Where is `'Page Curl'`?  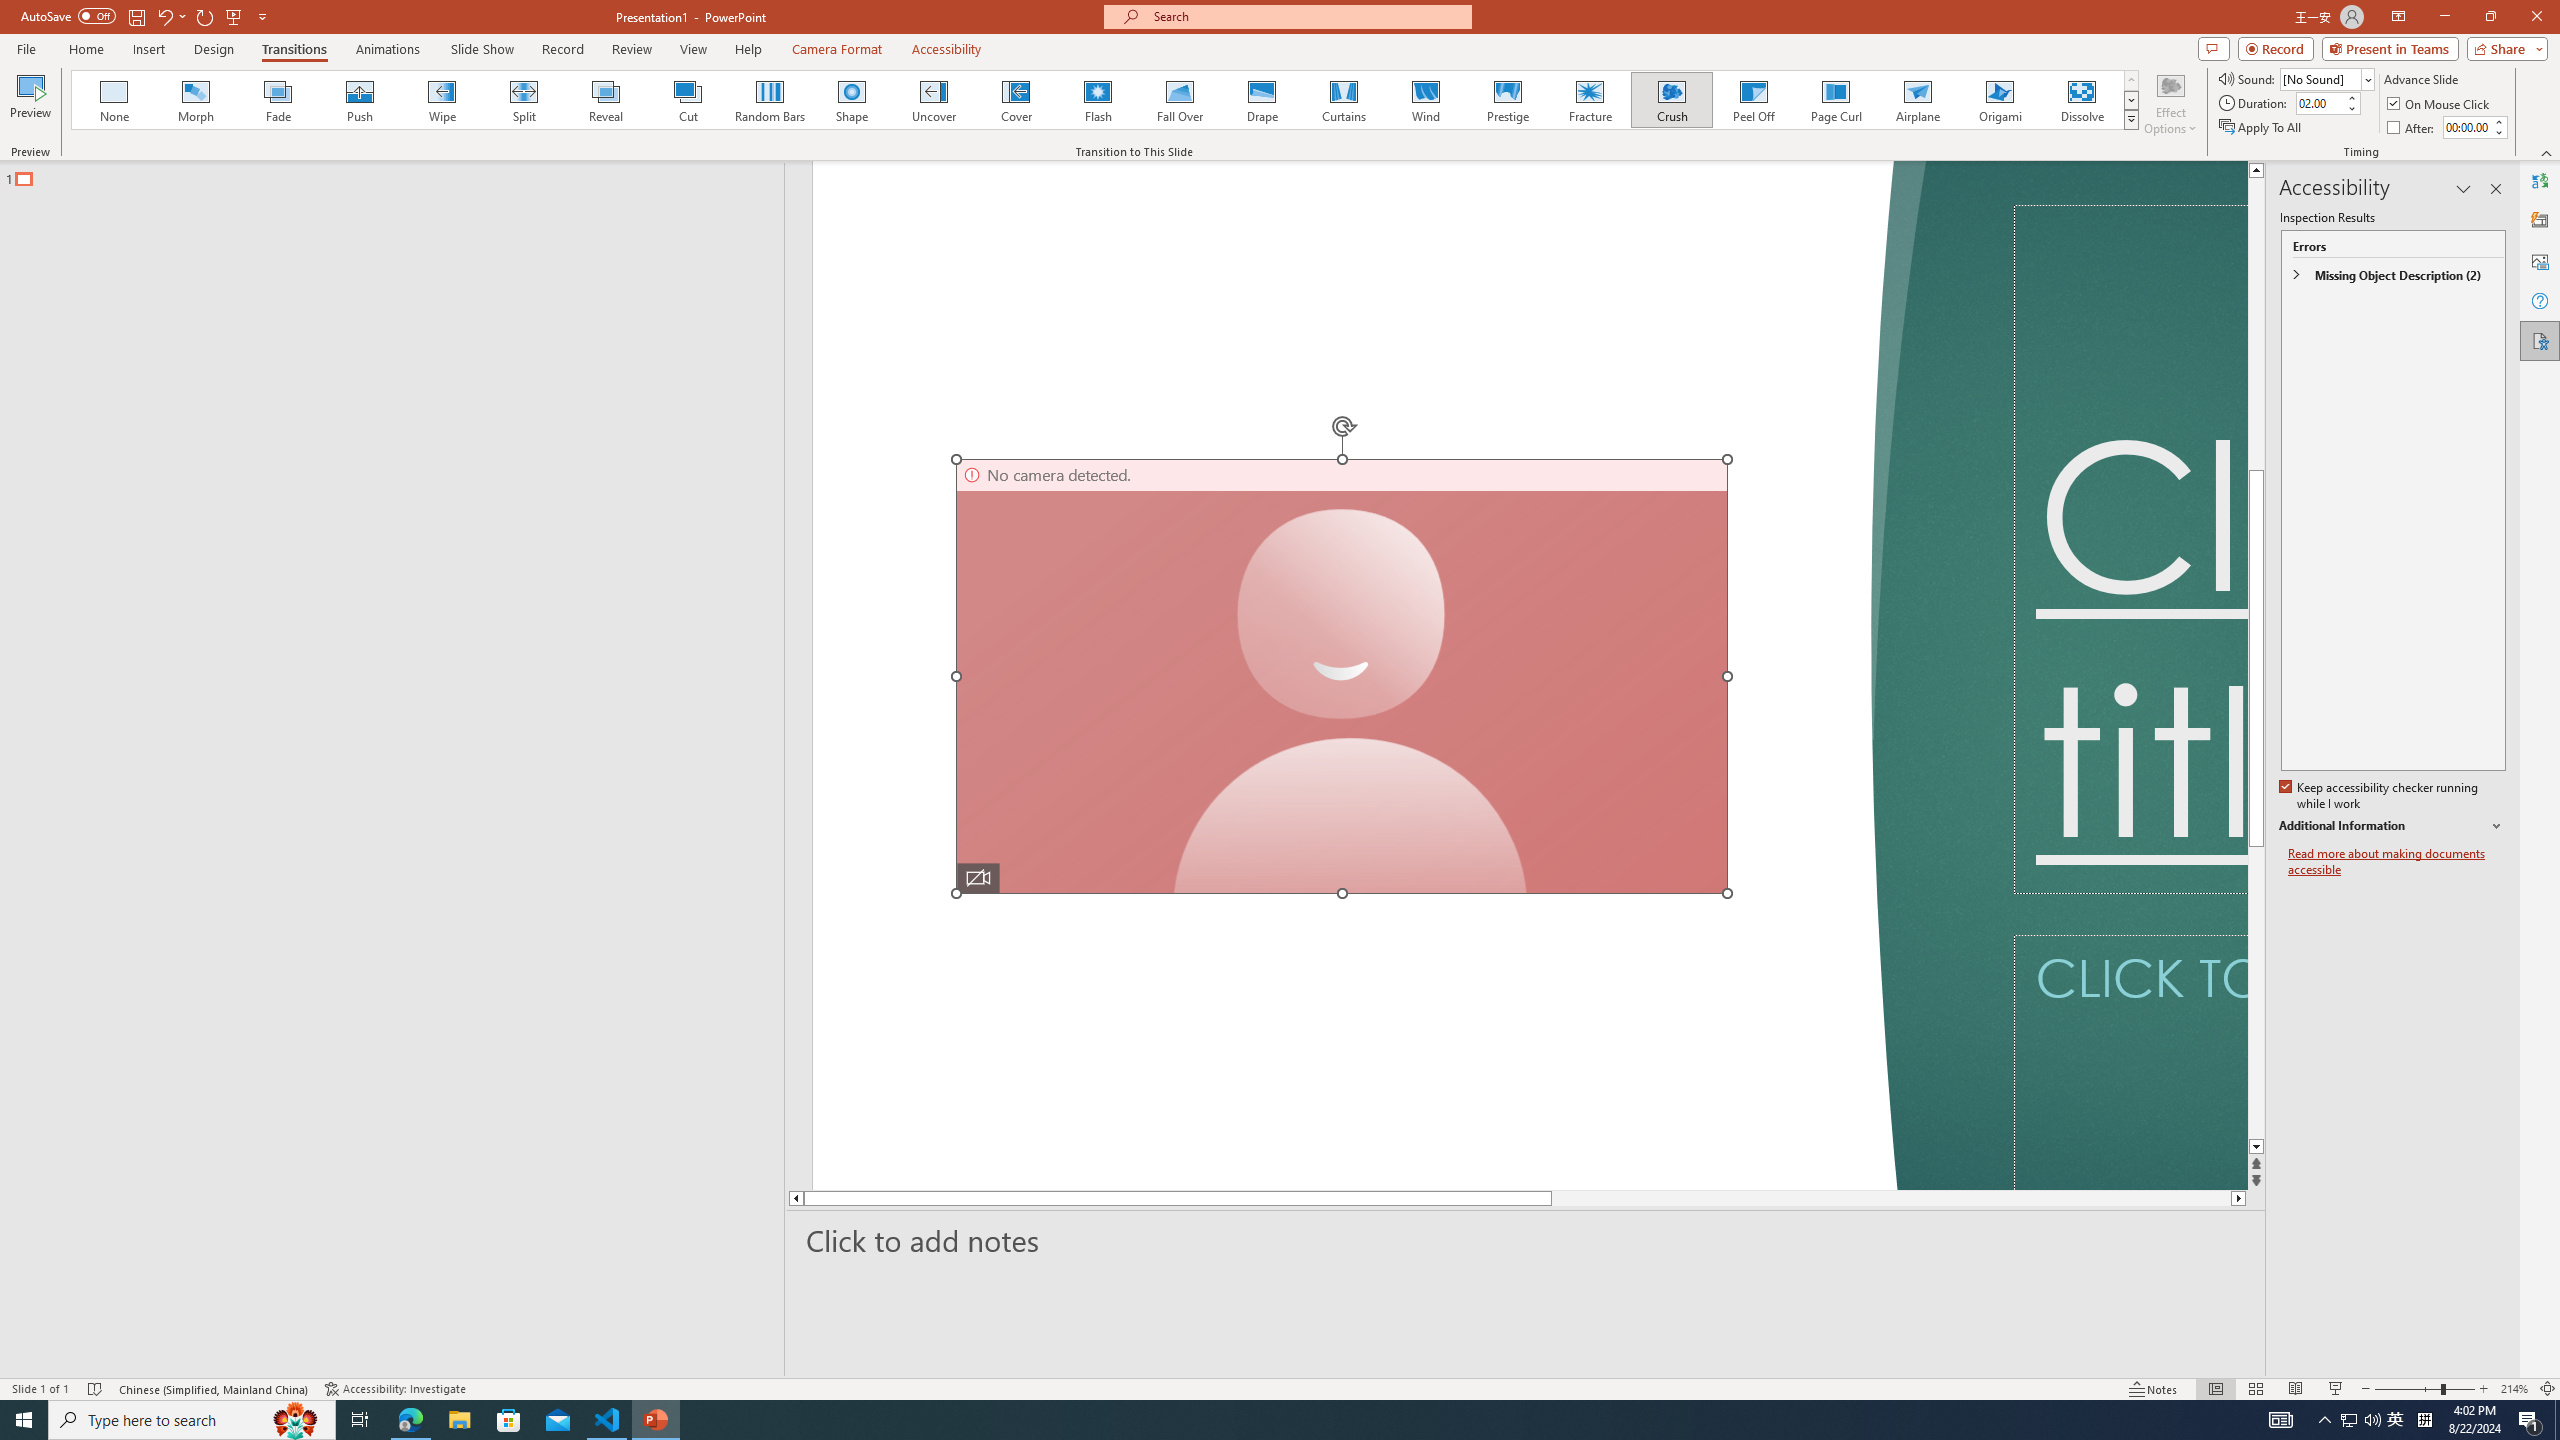 'Page Curl' is located at coordinates (1834, 99).